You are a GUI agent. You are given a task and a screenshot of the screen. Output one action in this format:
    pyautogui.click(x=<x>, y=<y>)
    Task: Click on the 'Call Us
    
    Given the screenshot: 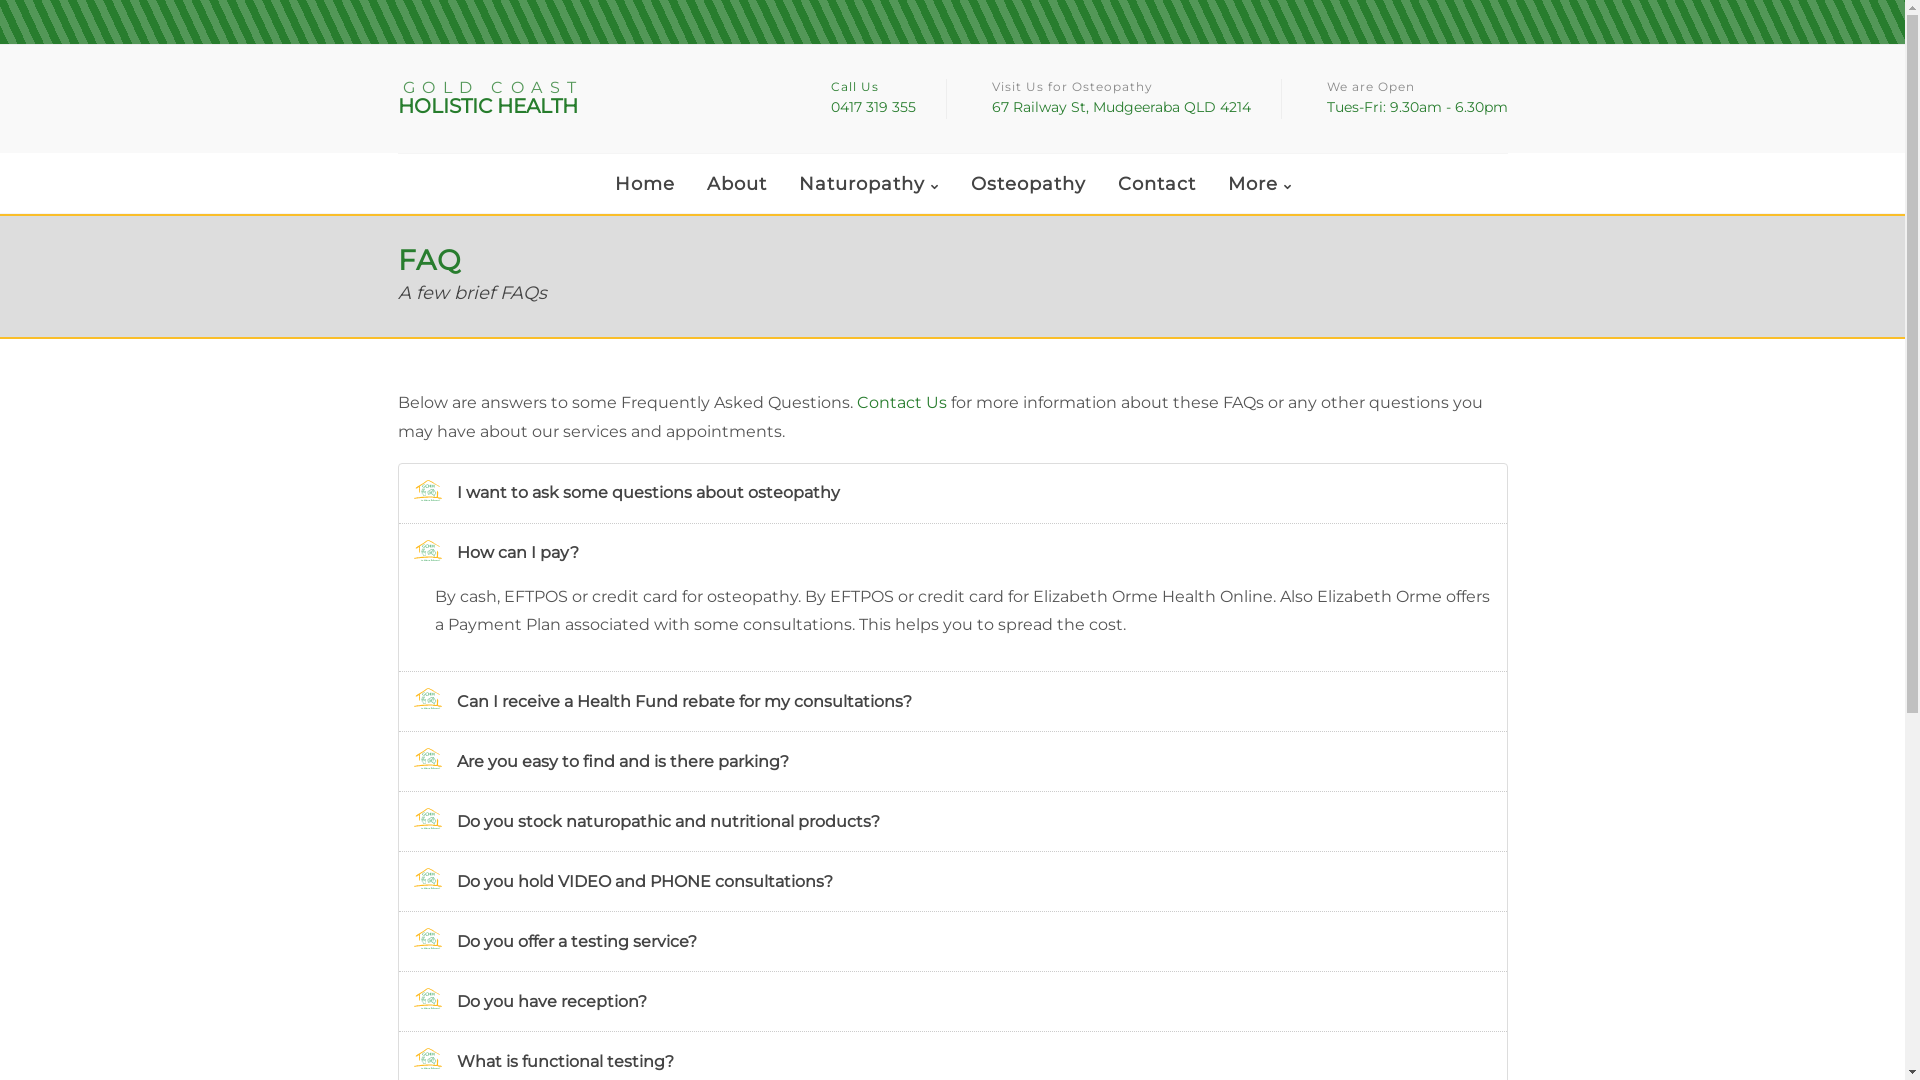 What is the action you would take?
    pyautogui.click(x=872, y=99)
    